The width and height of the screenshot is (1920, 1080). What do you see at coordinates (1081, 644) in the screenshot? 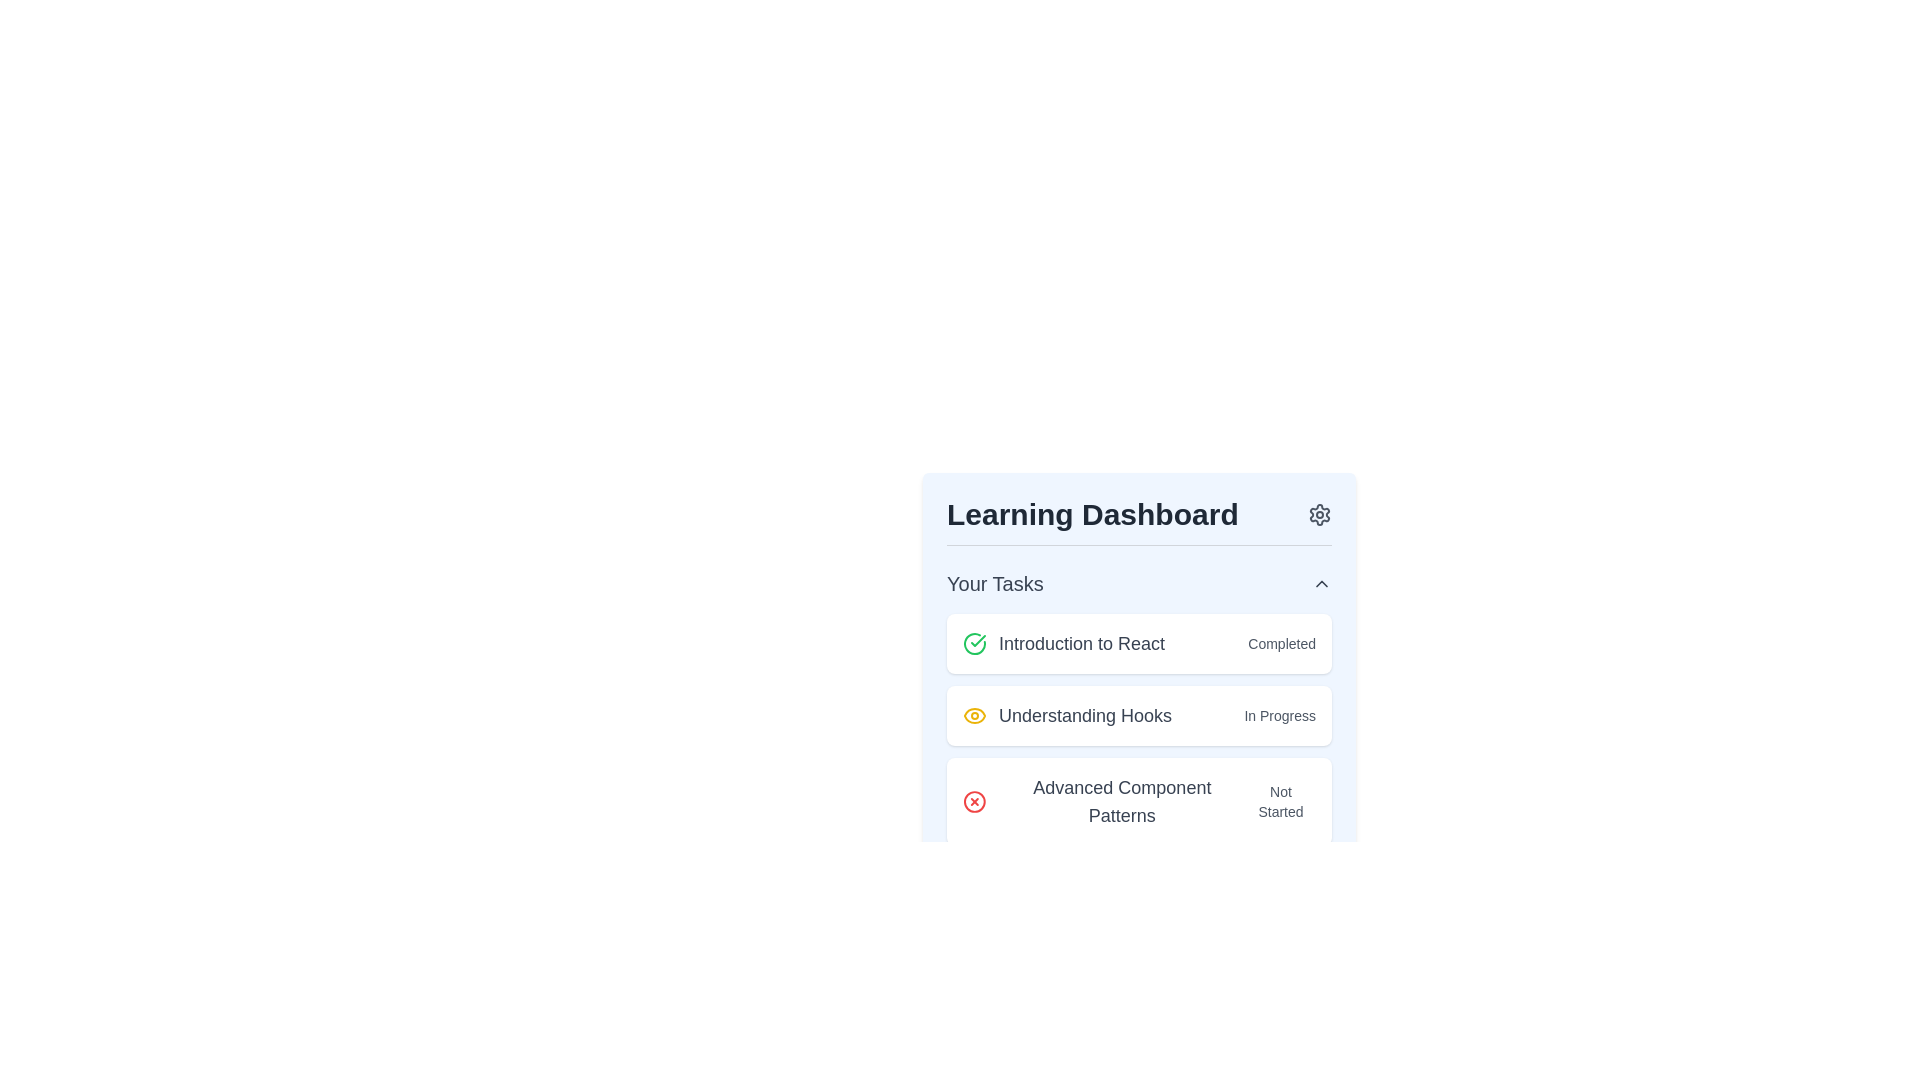
I see `the text label displaying 'Introduction to React' in the 'Your Tasks' section of the learning dashboard` at bounding box center [1081, 644].